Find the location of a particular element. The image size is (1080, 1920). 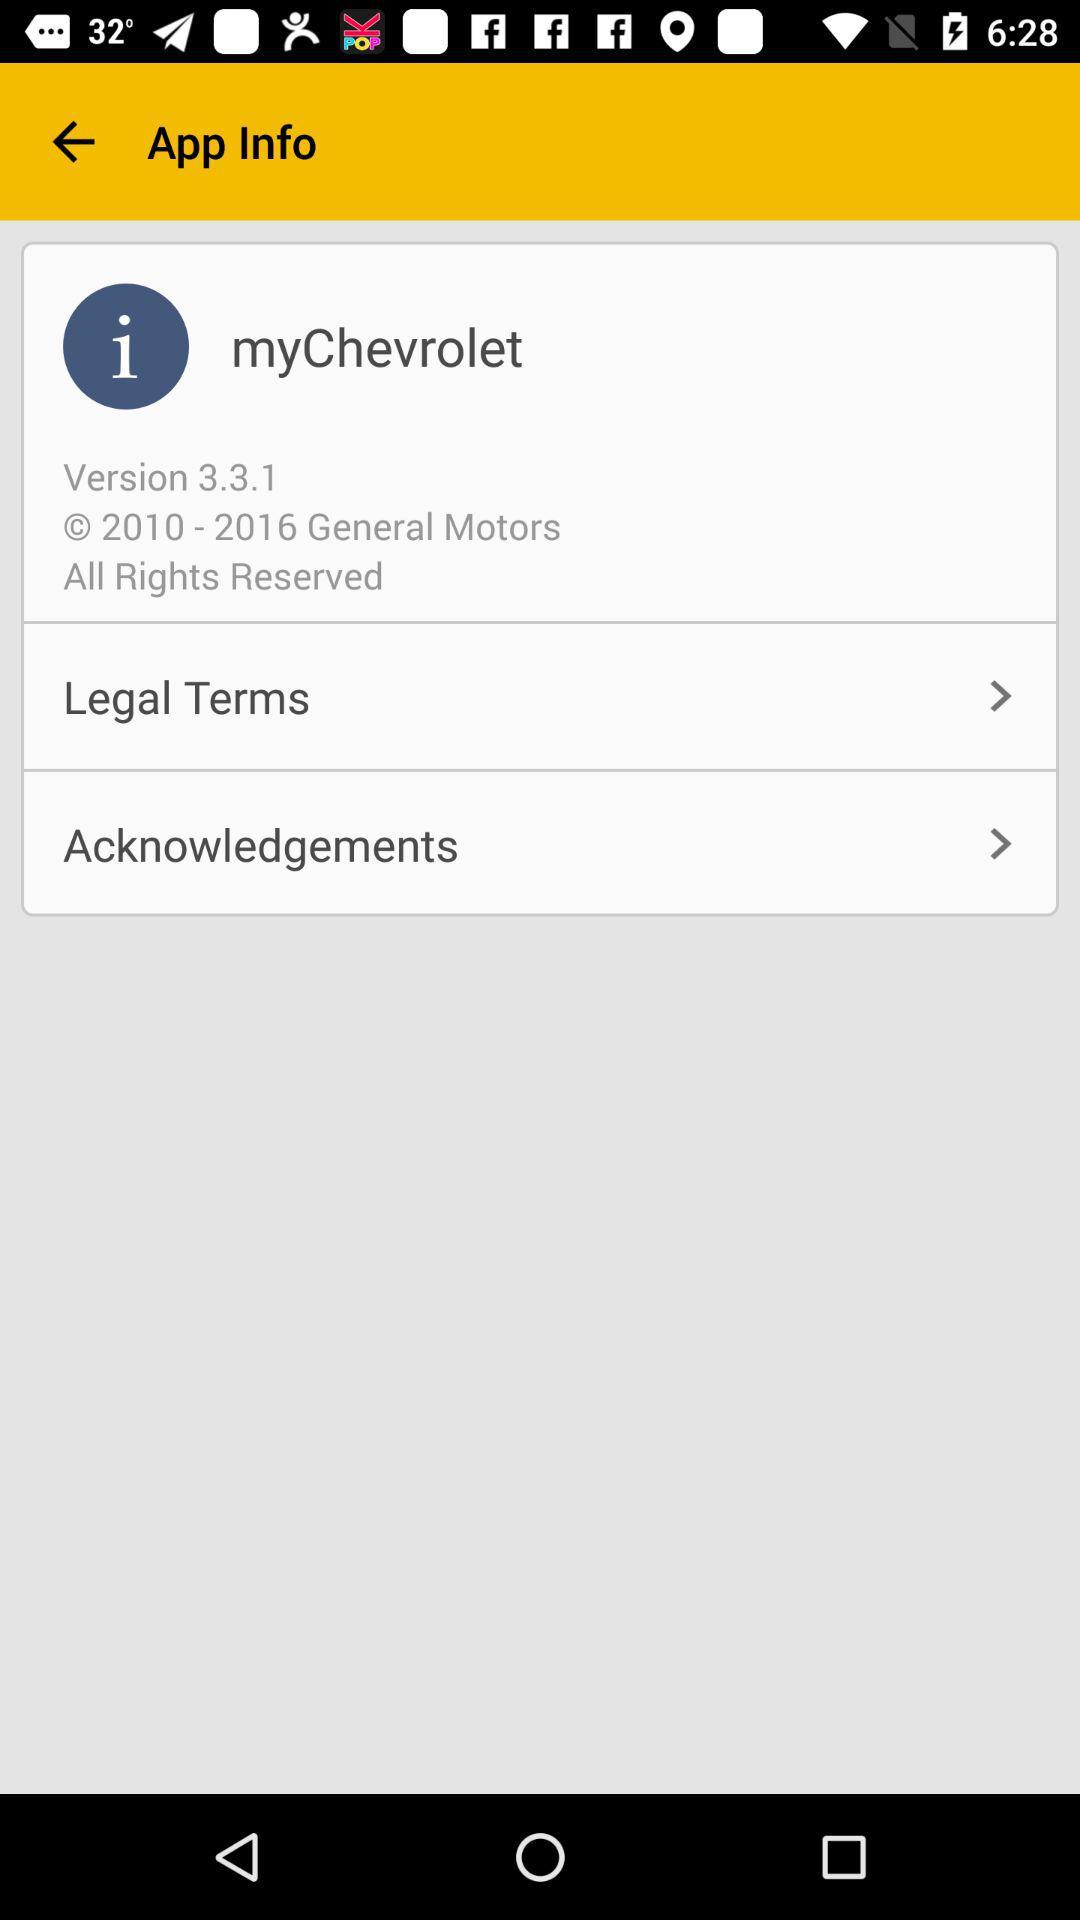

item below all rights reserved item is located at coordinates (540, 696).